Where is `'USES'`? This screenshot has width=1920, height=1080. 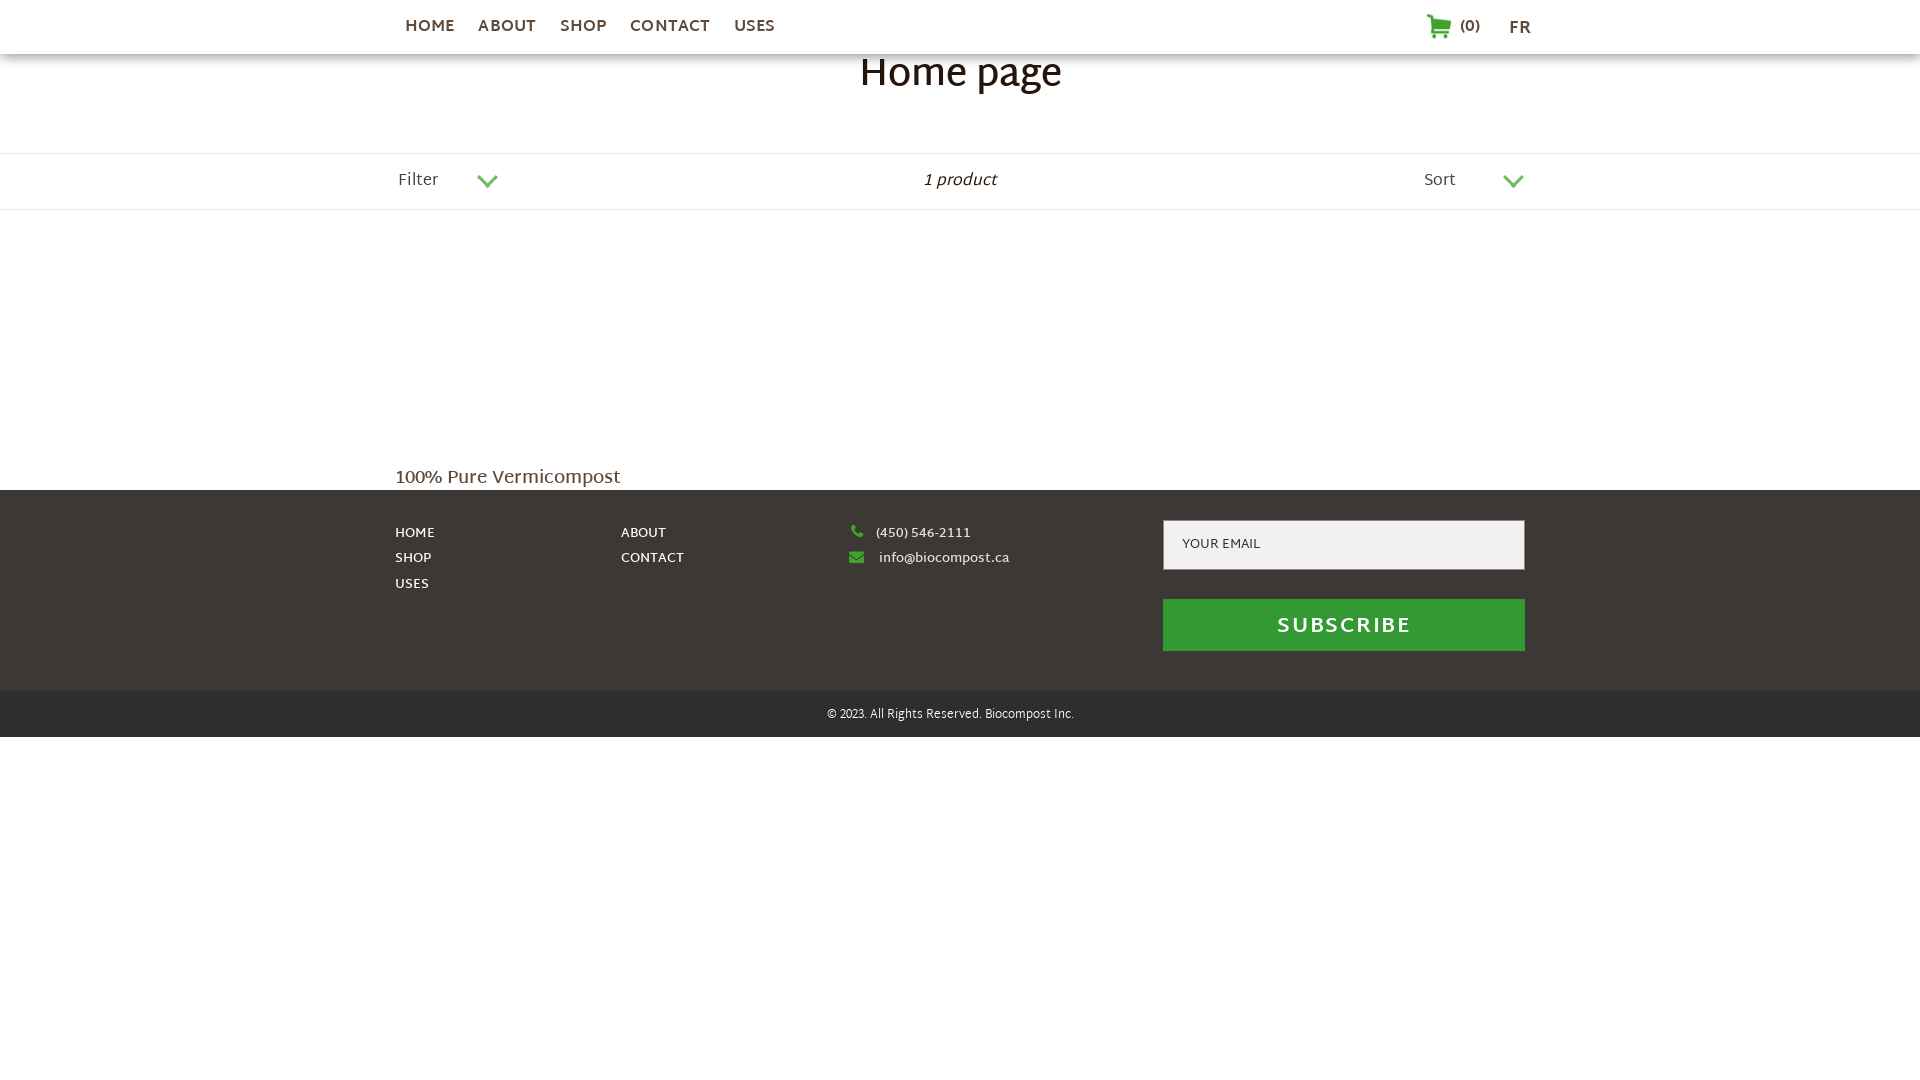 'USES' is located at coordinates (753, 27).